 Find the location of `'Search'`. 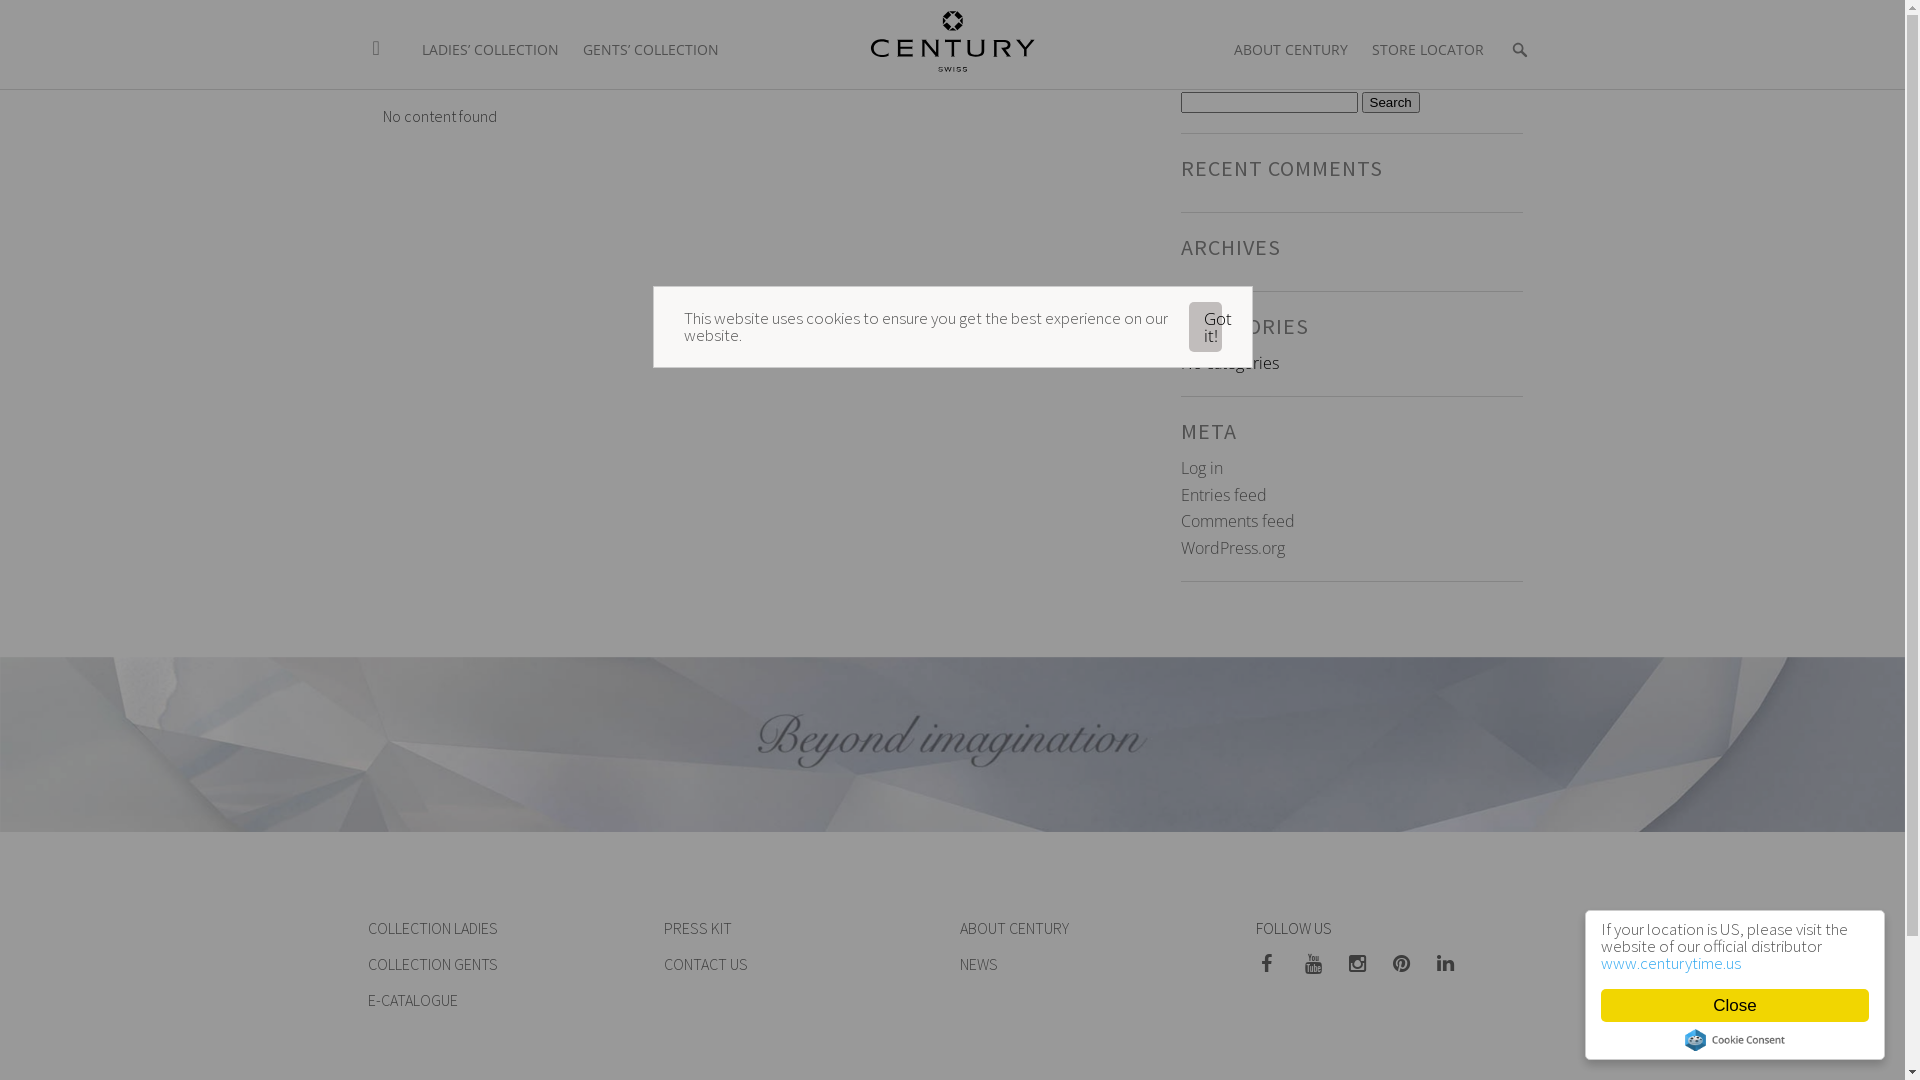

'Search' is located at coordinates (1390, 102).